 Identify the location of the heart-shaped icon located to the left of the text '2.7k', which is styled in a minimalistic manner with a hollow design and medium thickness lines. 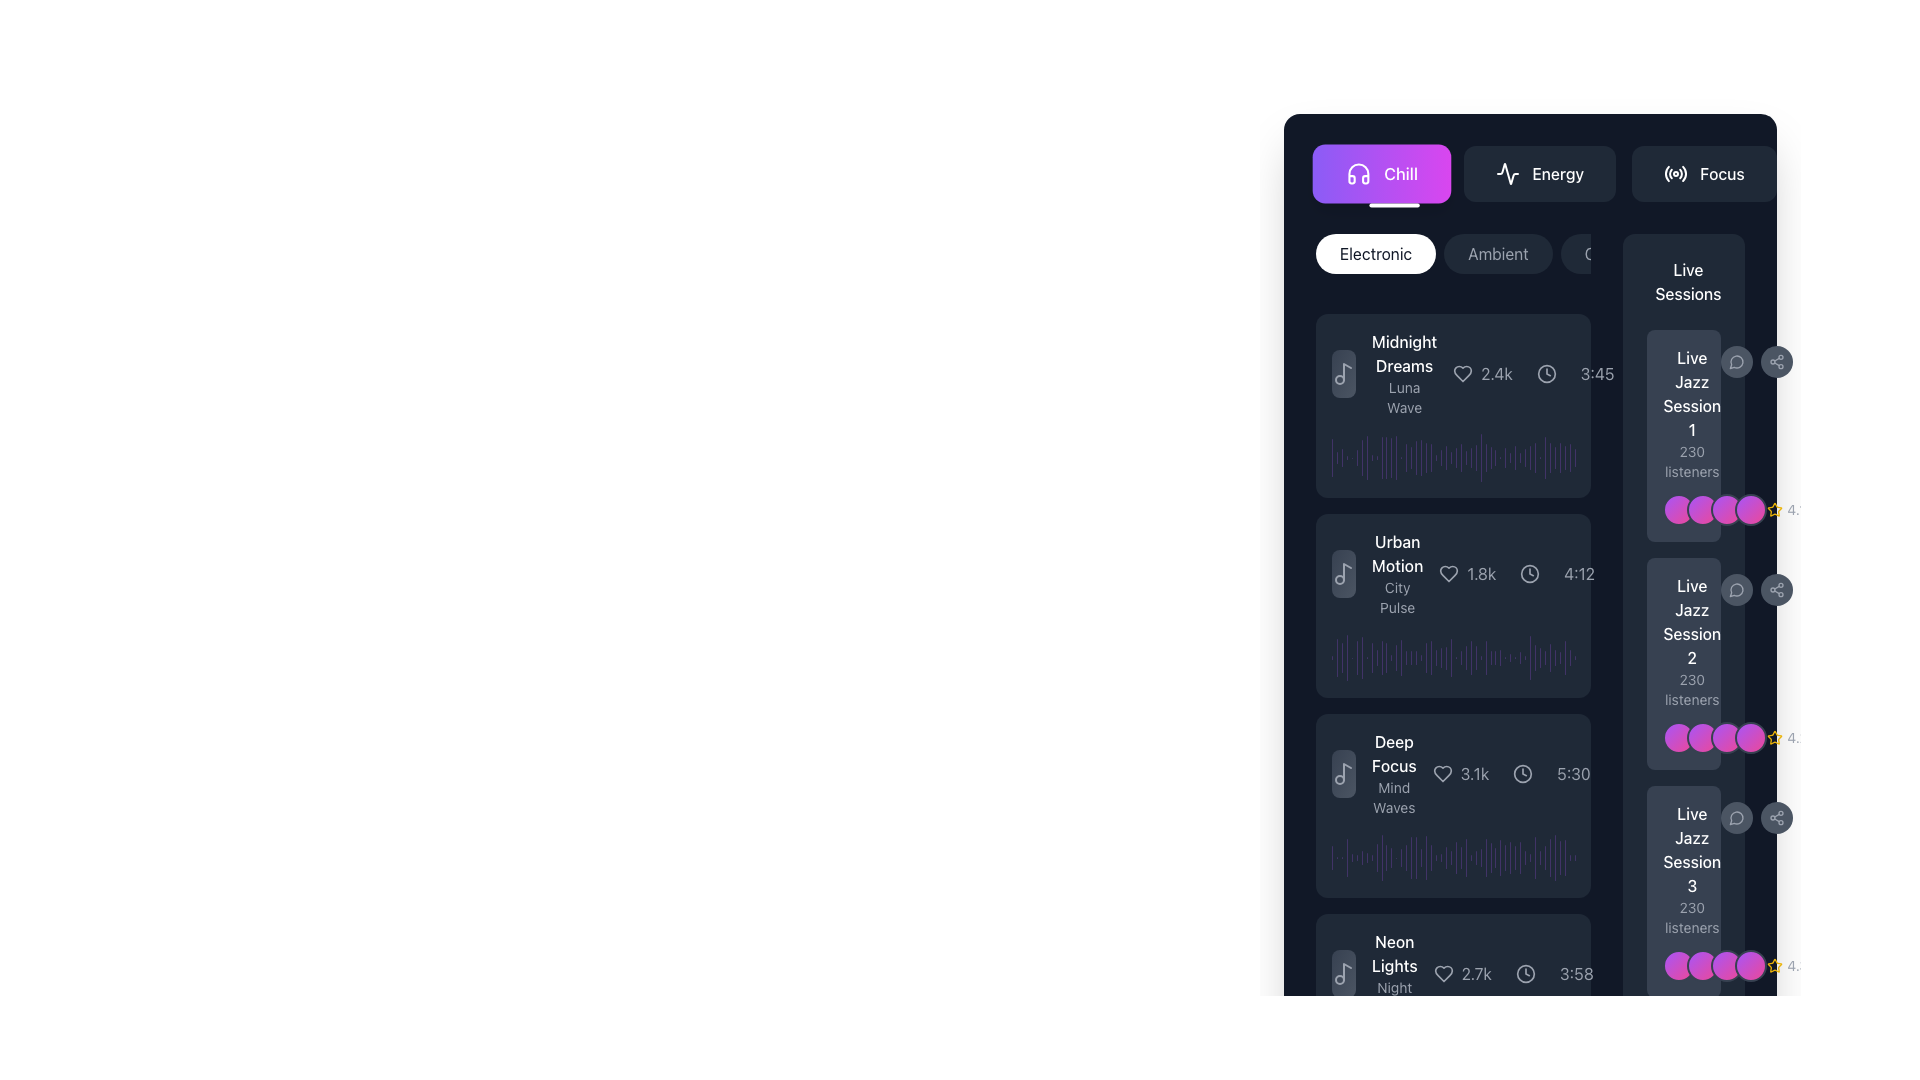
(1443, 973).